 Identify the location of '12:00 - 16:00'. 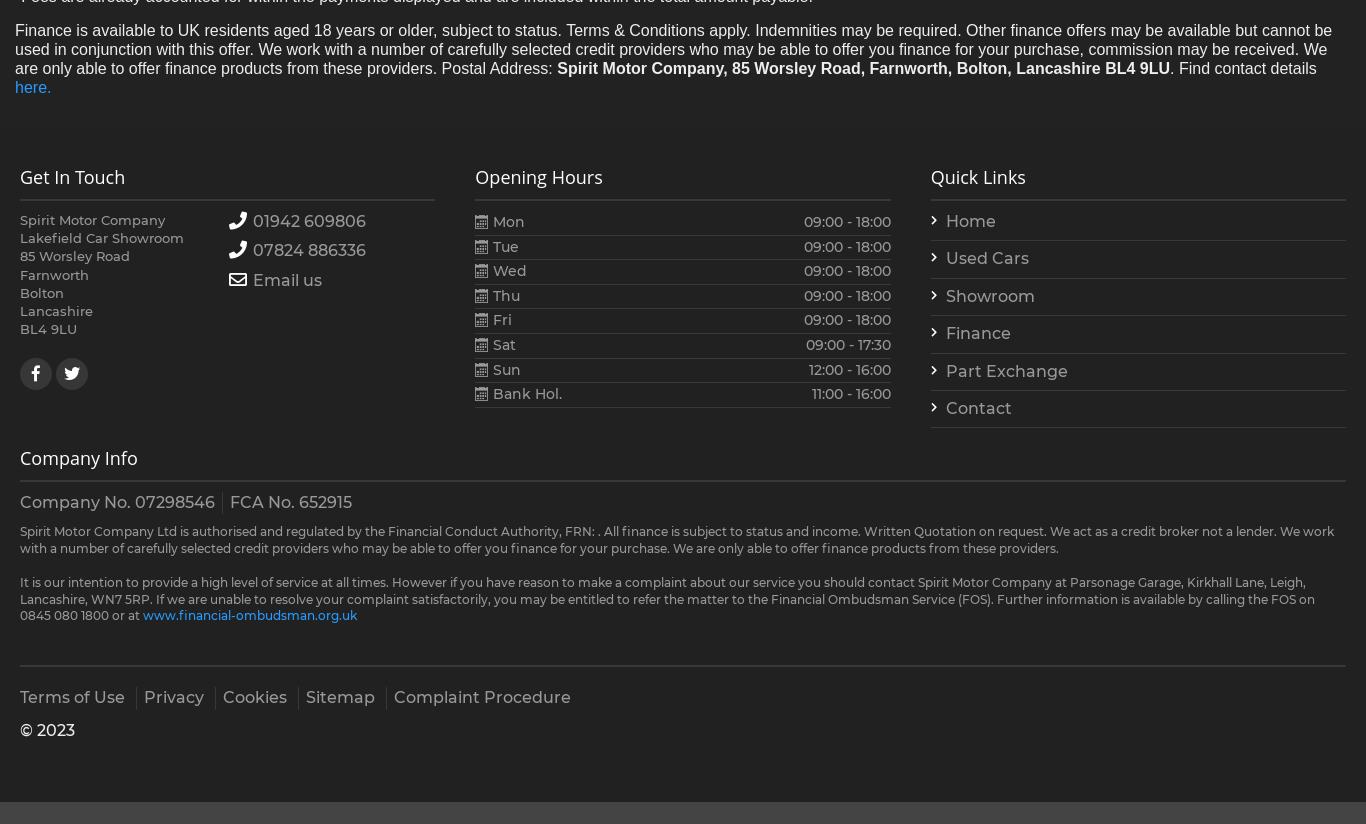
(847, 367).